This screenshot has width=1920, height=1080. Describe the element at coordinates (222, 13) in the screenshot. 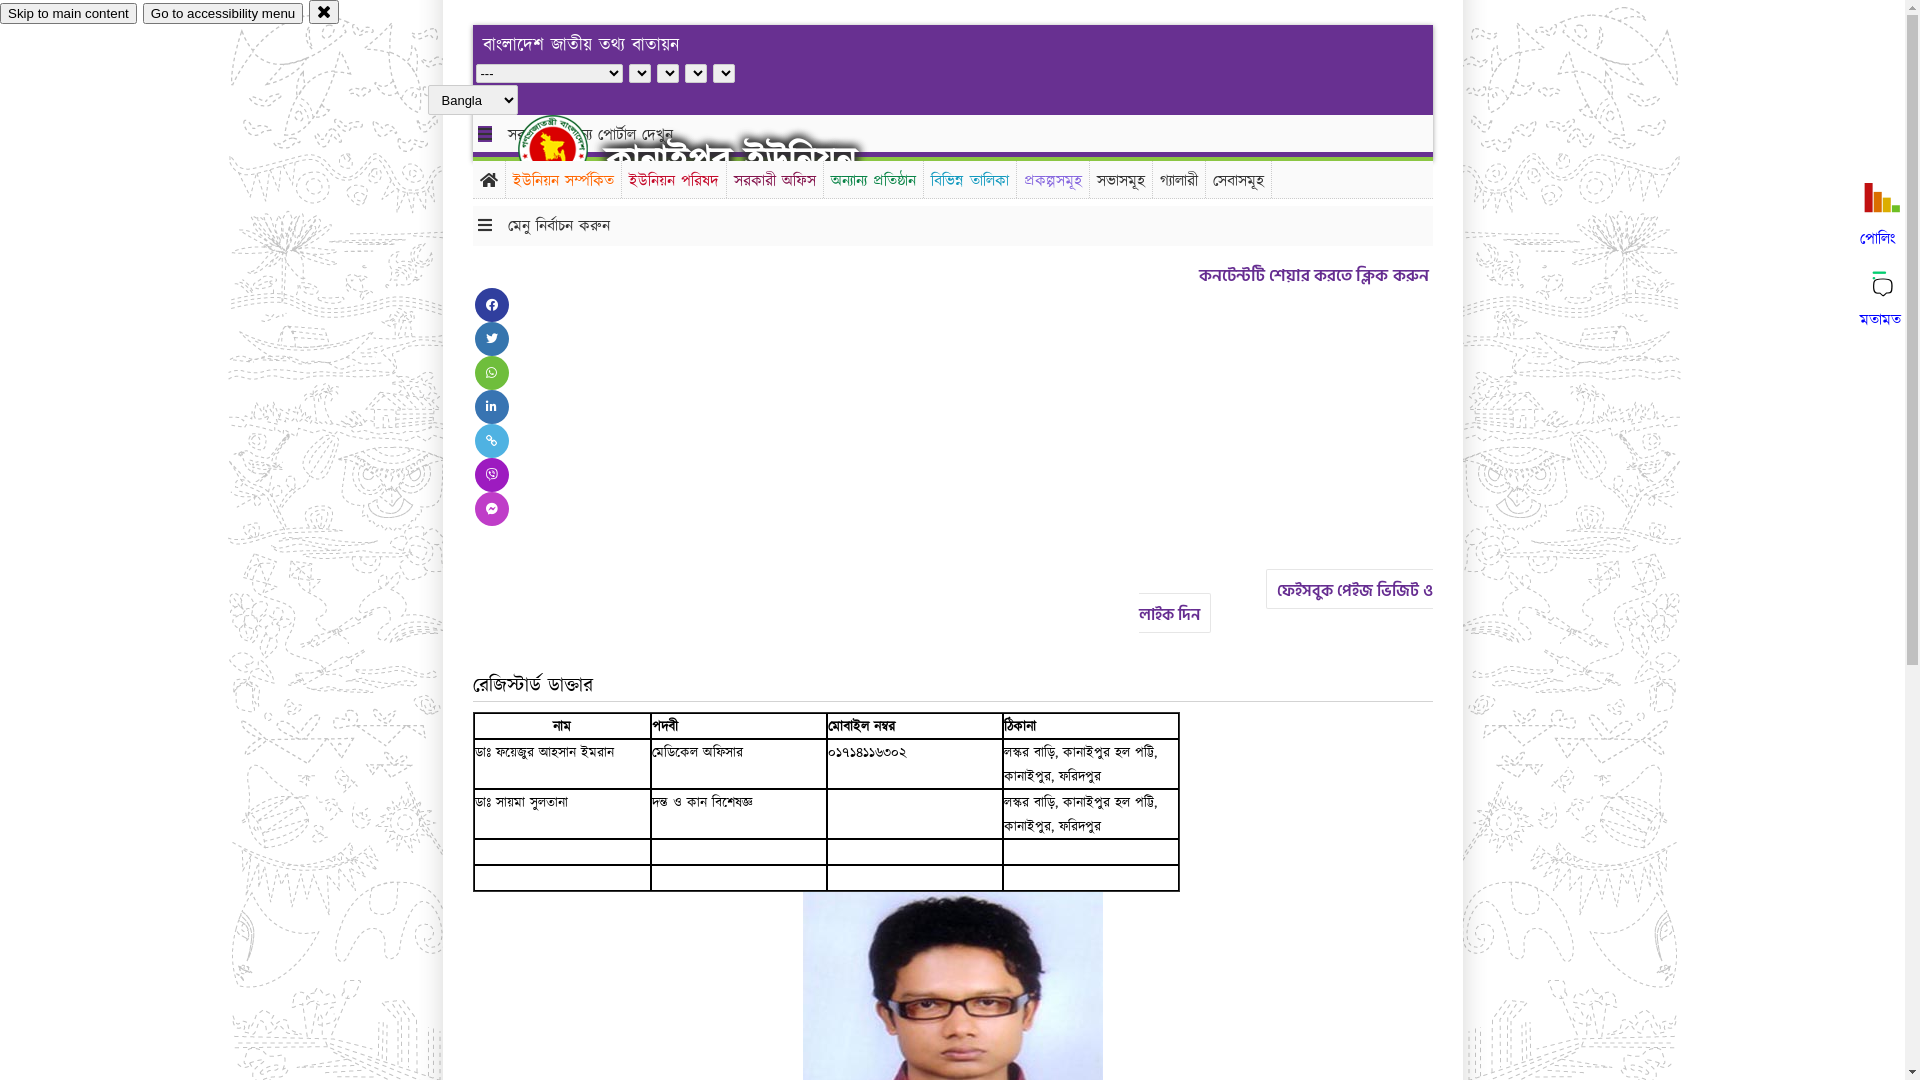

I see `'Go to accessibility menu'` at that location.